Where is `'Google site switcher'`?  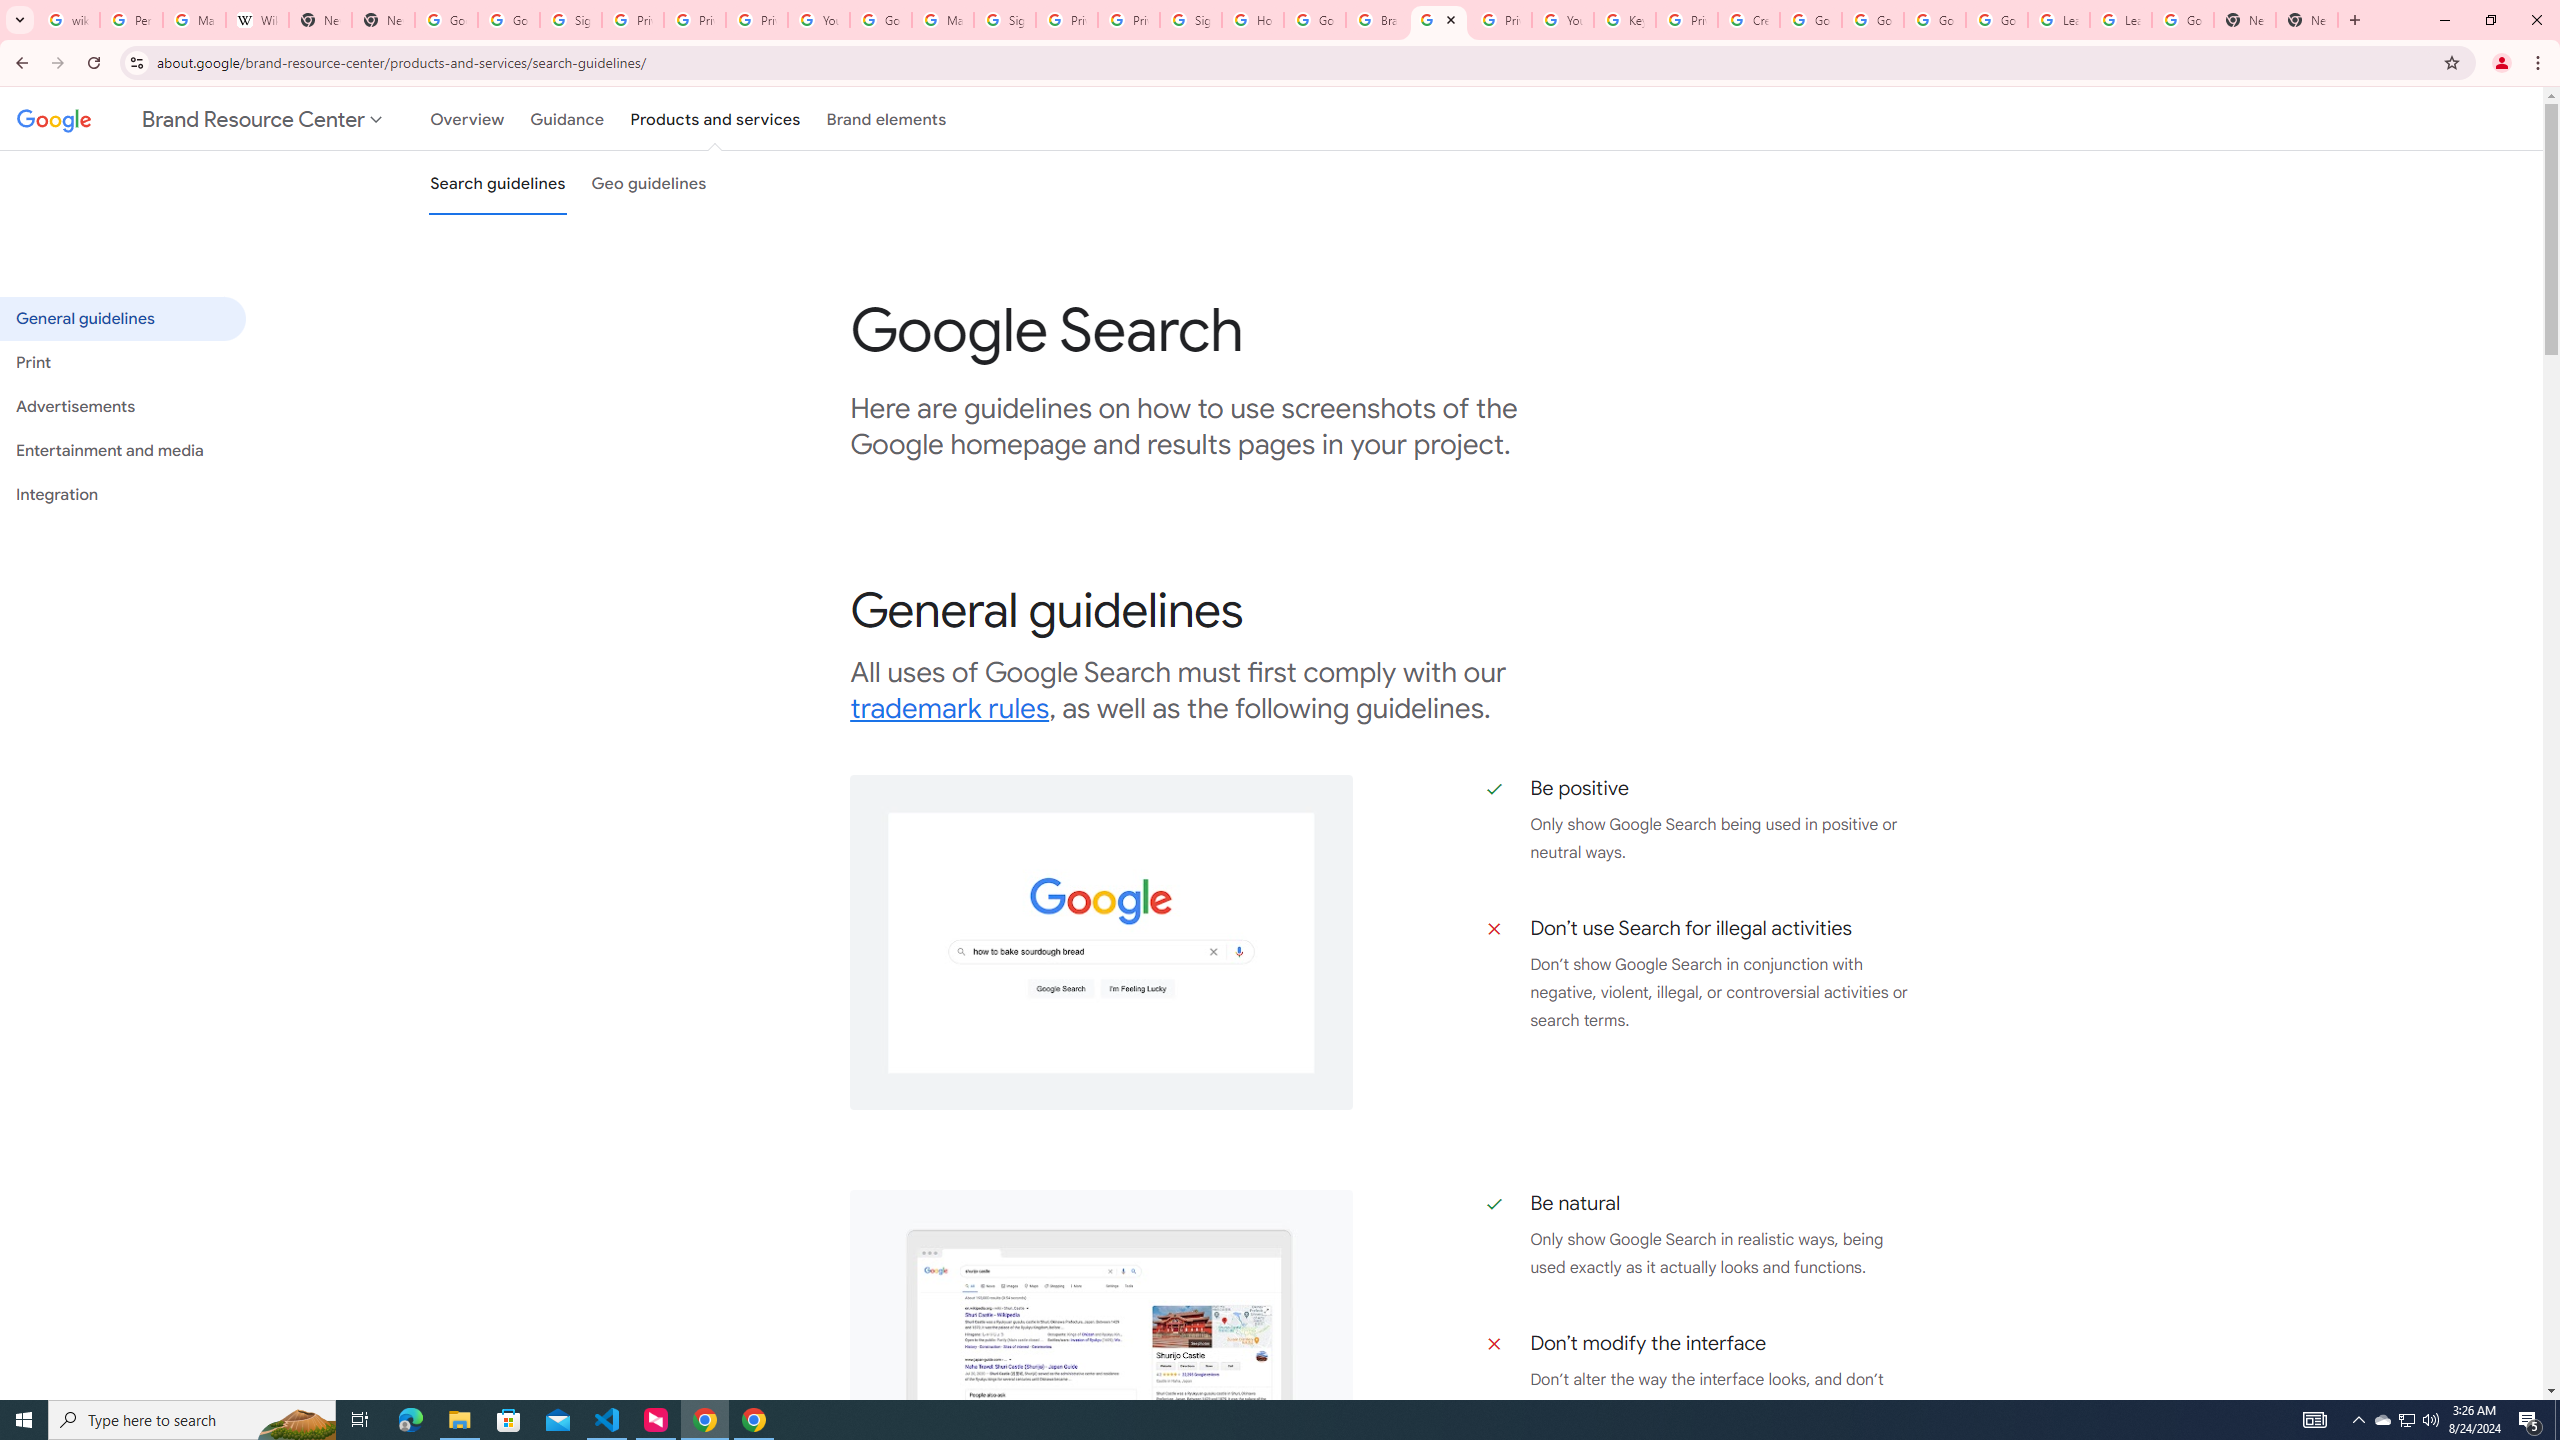
'Google site switcher' is located at coordinates (201, 118).